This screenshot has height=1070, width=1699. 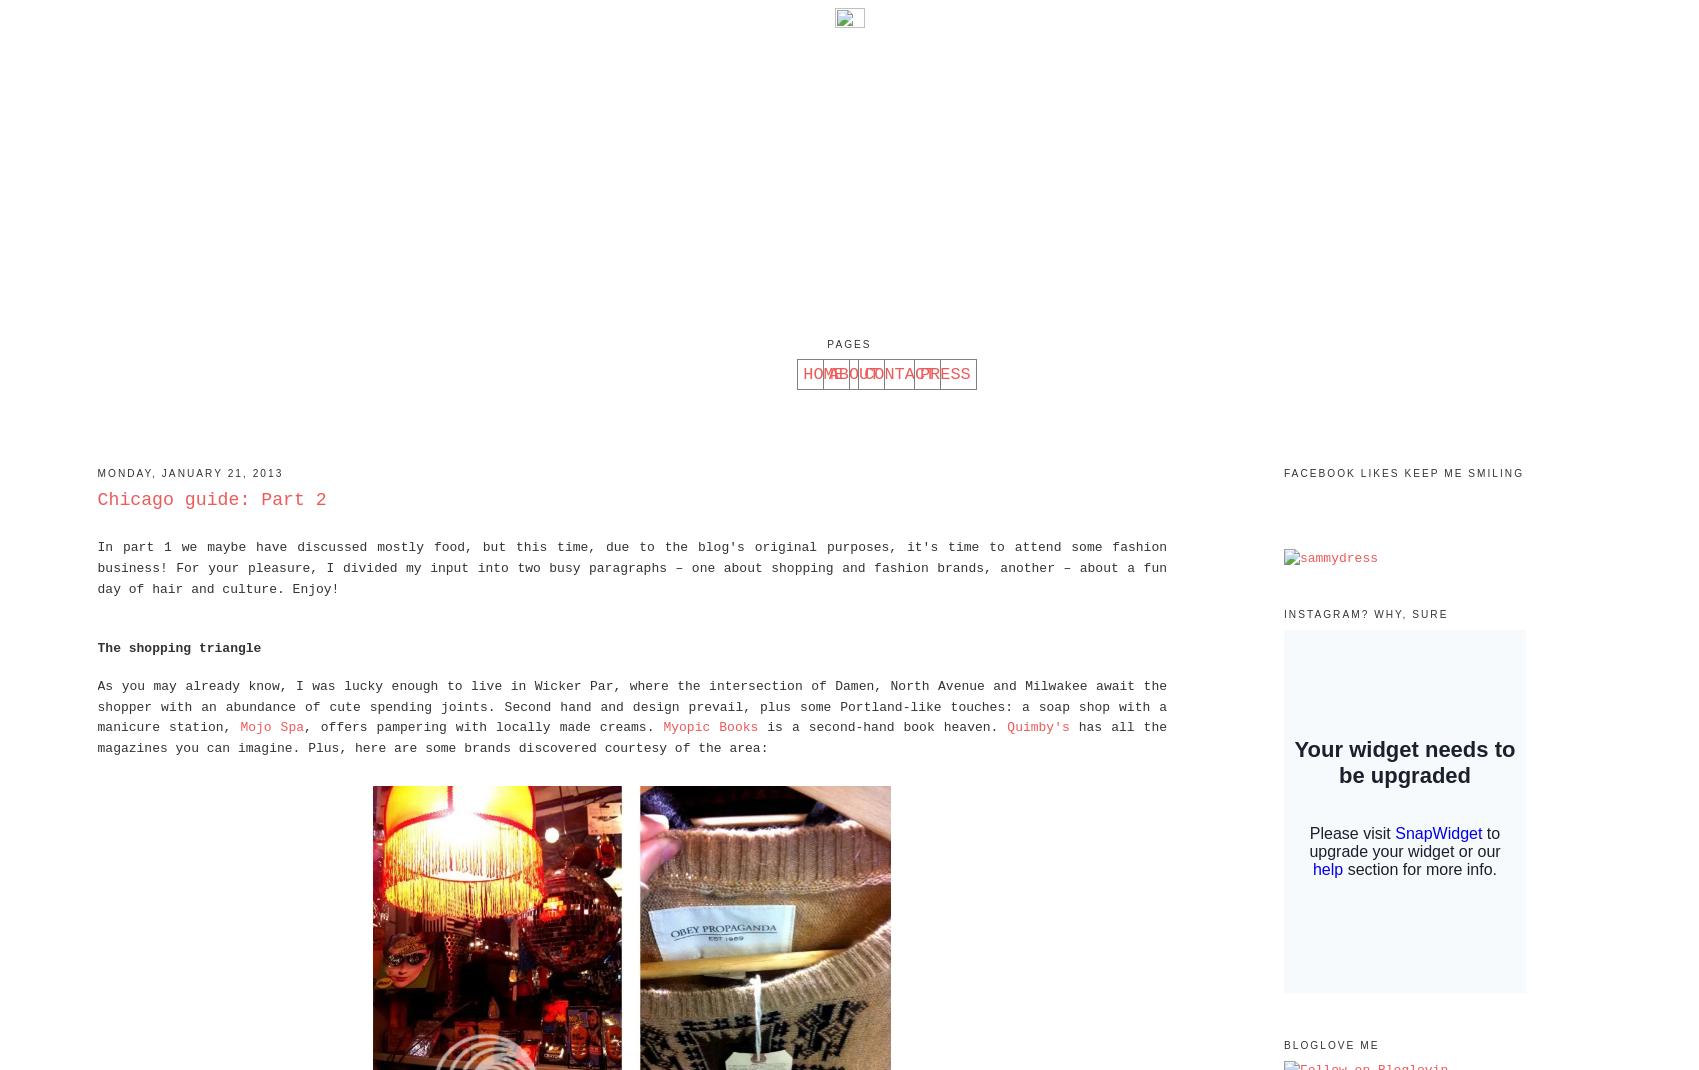 What do you see at coordinates (211, 500) in the screenshot?
I see `'Chicago guide: Part 2'` at bounding box center [211, 500].